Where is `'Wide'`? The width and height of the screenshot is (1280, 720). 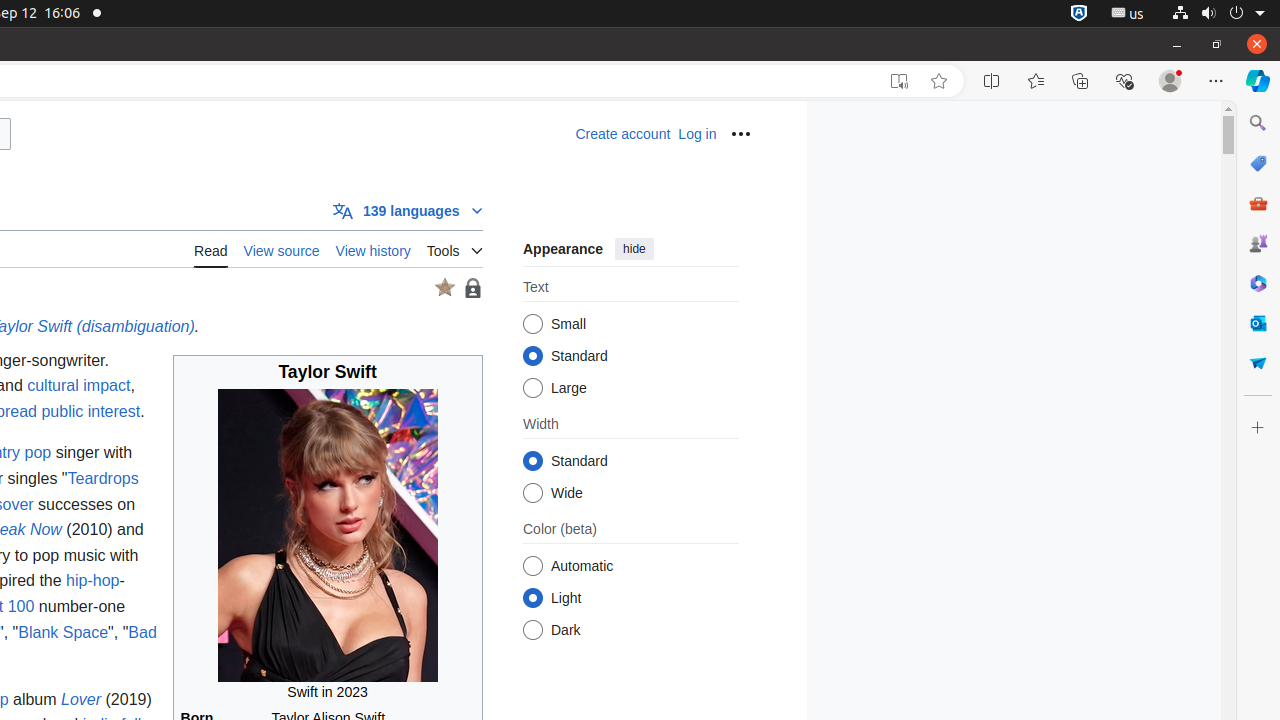 'Wide' is located at coordinates (532, 493).